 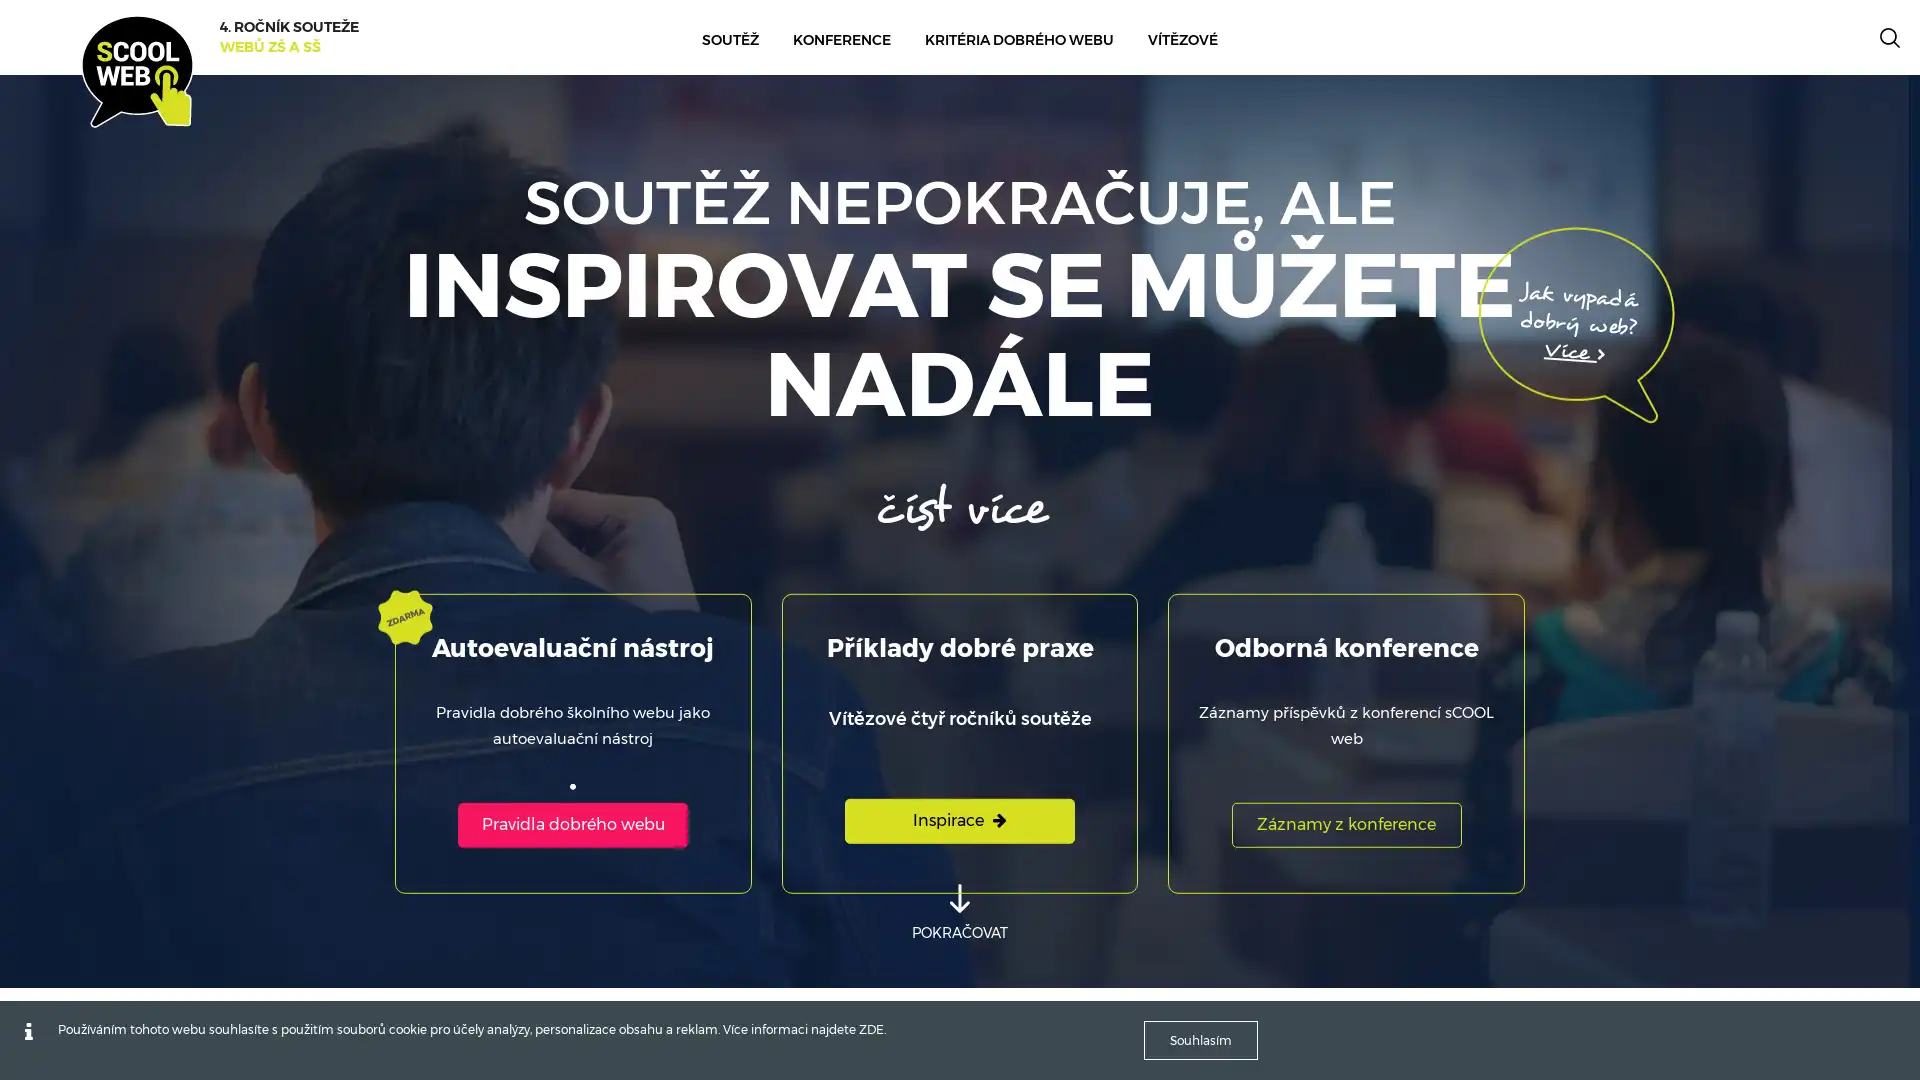 I want to click on Zaznamy z konference, so click(x=1345, y=824).